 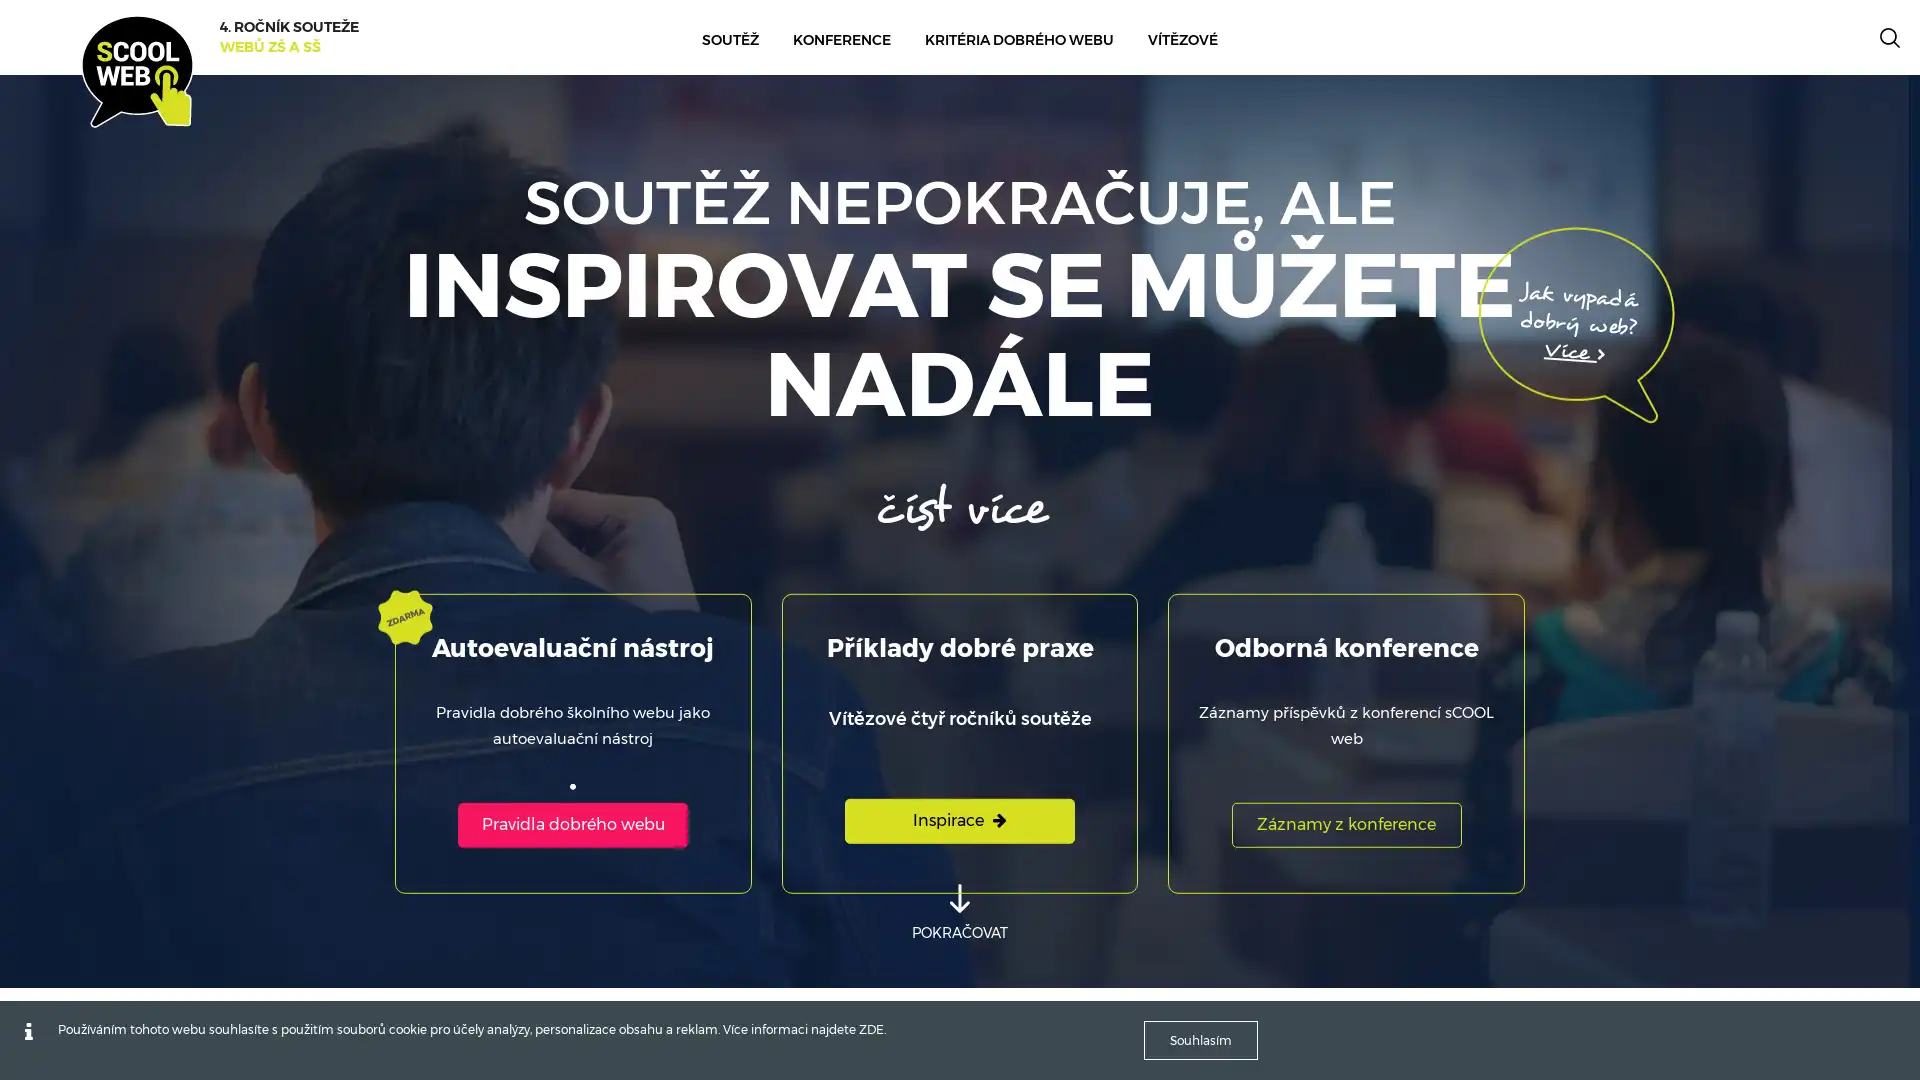 I want to click on Zaznamy z konference, so click(x=1345, y=824).